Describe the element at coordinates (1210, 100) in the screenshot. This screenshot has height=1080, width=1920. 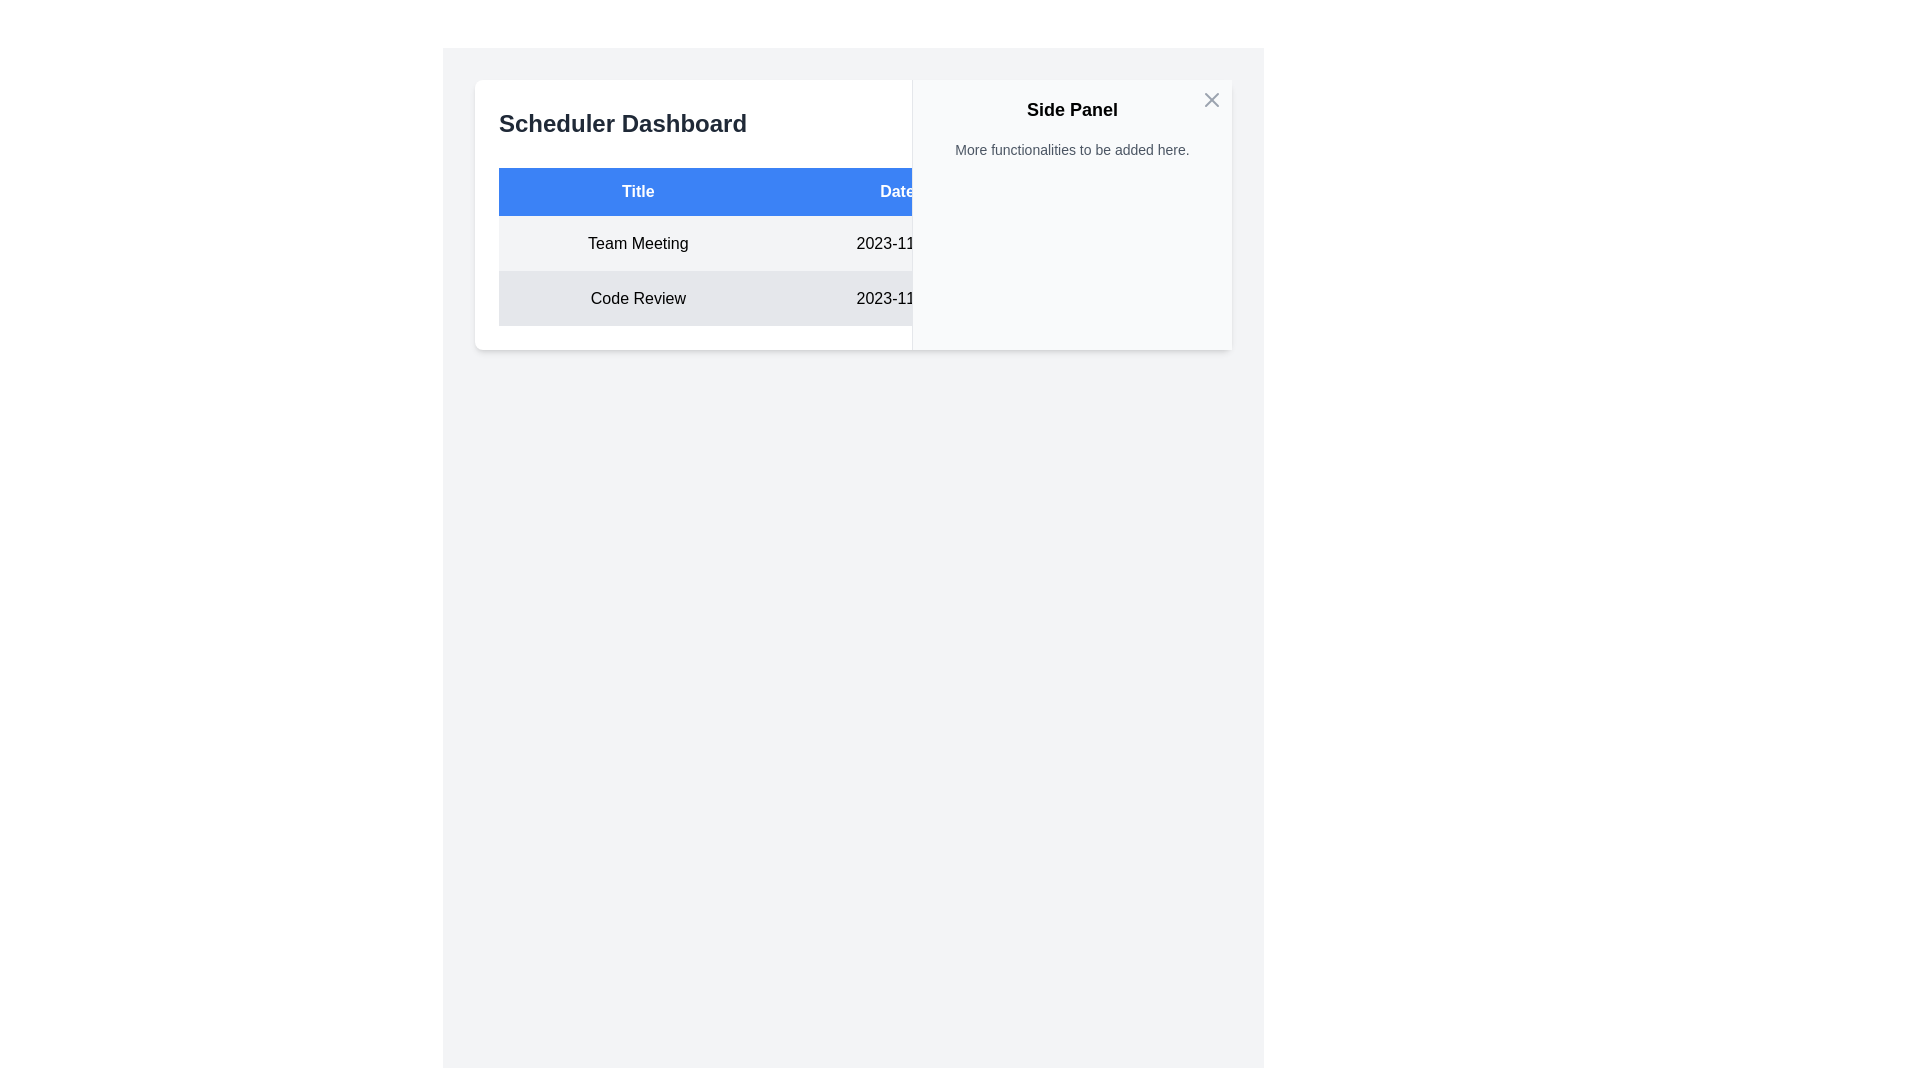
I see `the close button located at the top-right corner of the 'Side Panel'` at that location.